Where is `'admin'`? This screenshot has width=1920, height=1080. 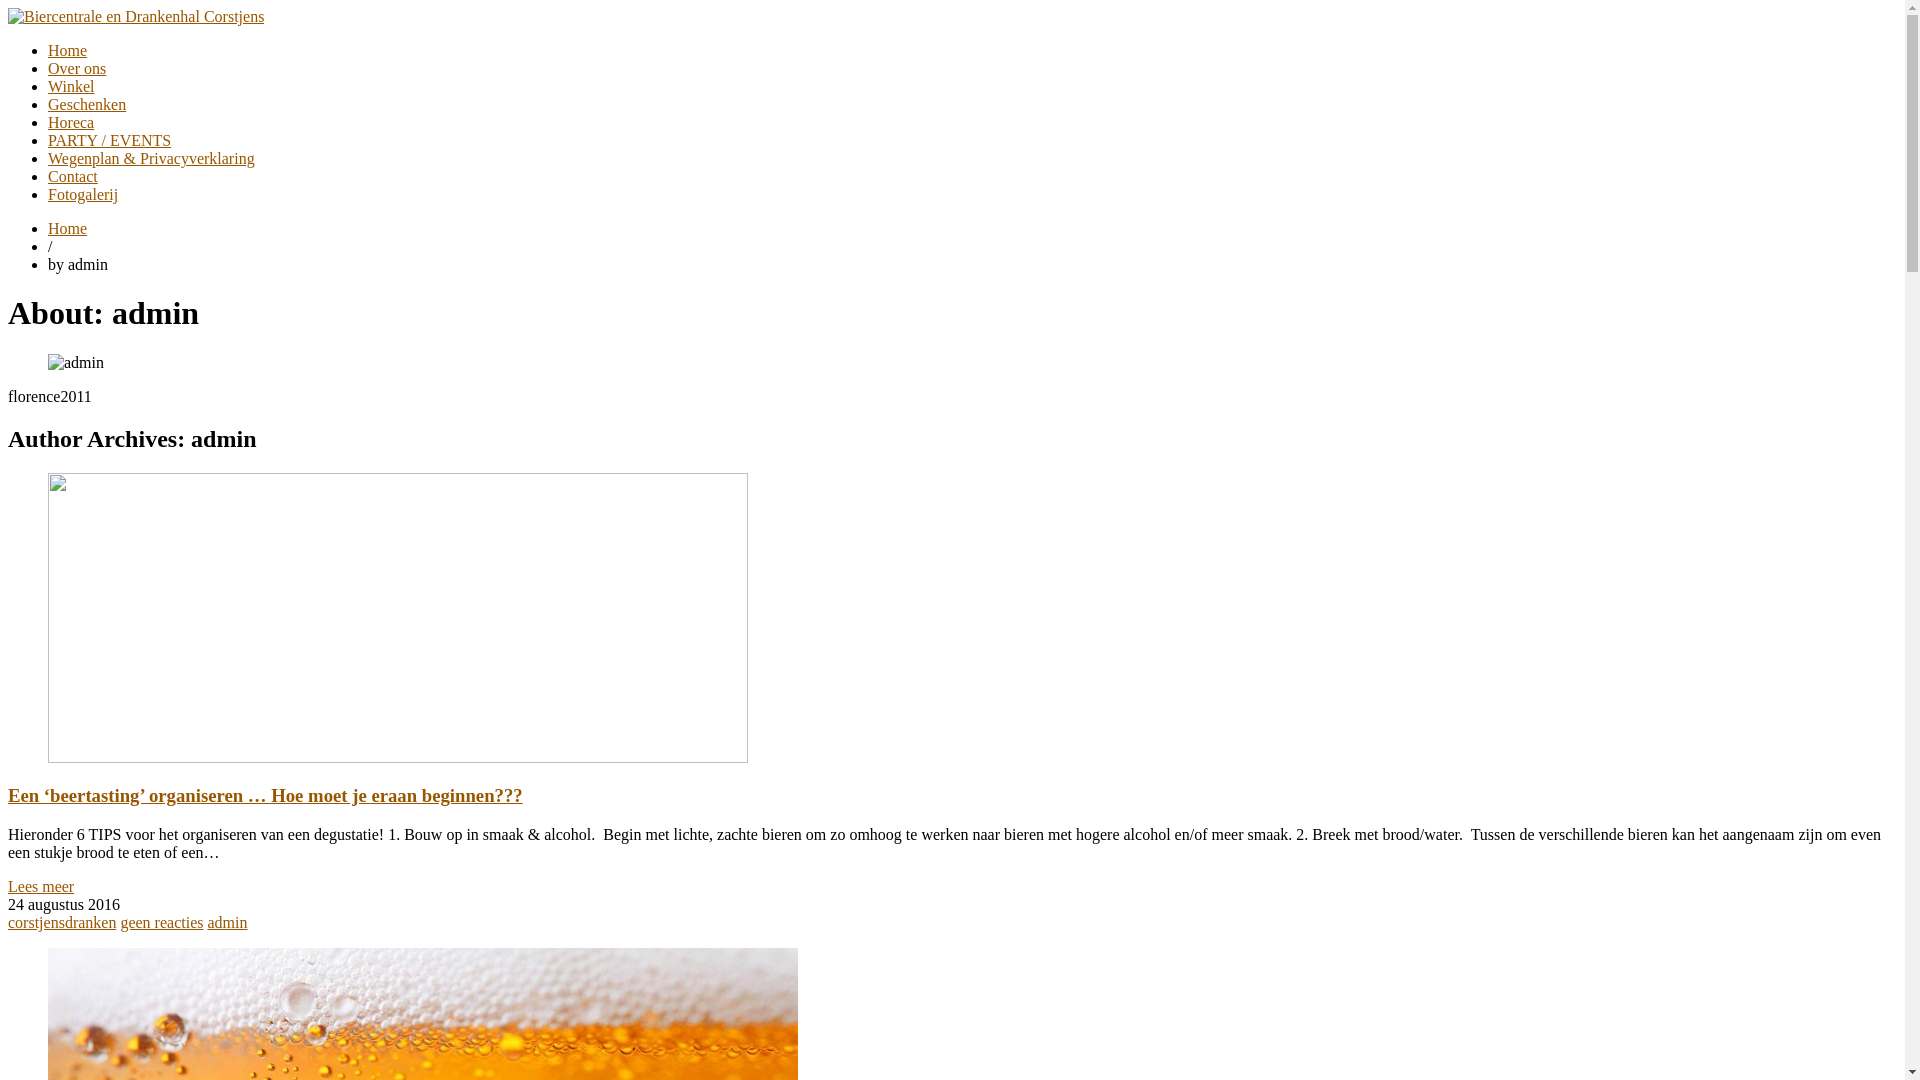 'admin' is located at coordinates (226, 922).